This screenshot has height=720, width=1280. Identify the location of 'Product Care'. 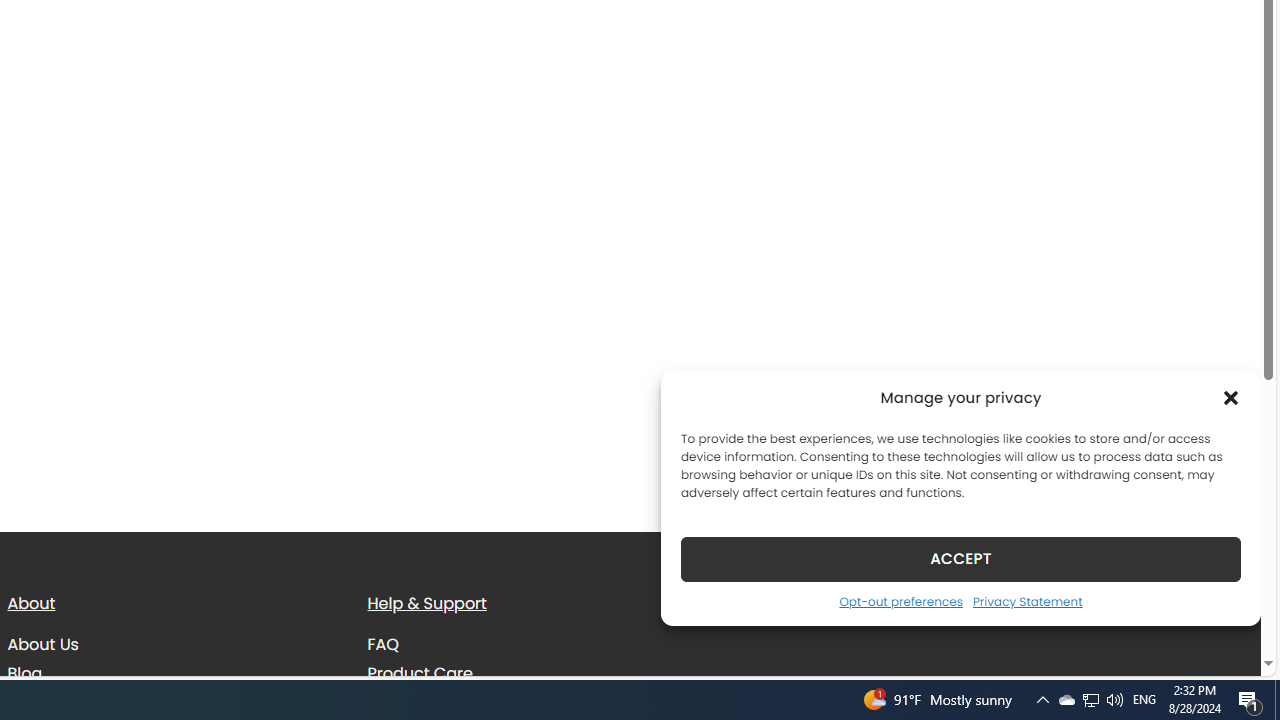
(419, 672).